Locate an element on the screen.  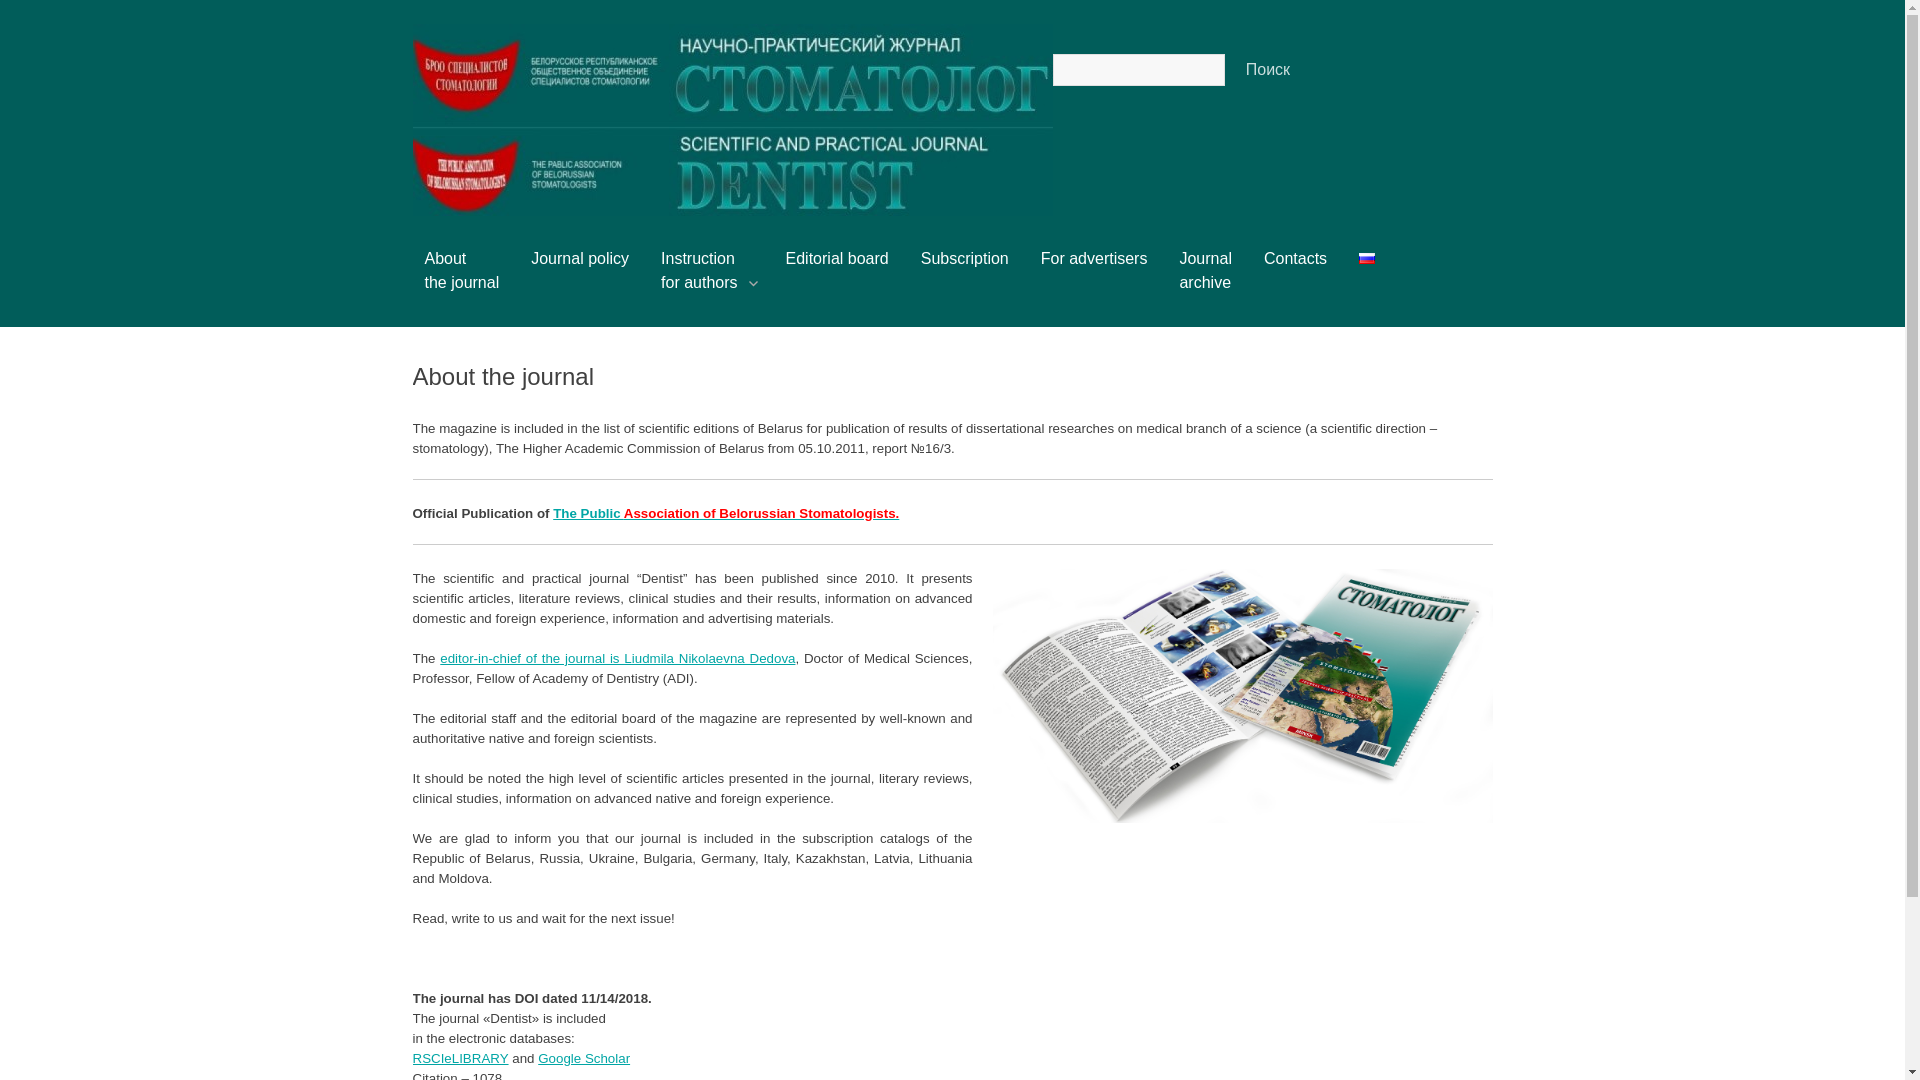
'Contacts' is located at coordinates (1262, 265).